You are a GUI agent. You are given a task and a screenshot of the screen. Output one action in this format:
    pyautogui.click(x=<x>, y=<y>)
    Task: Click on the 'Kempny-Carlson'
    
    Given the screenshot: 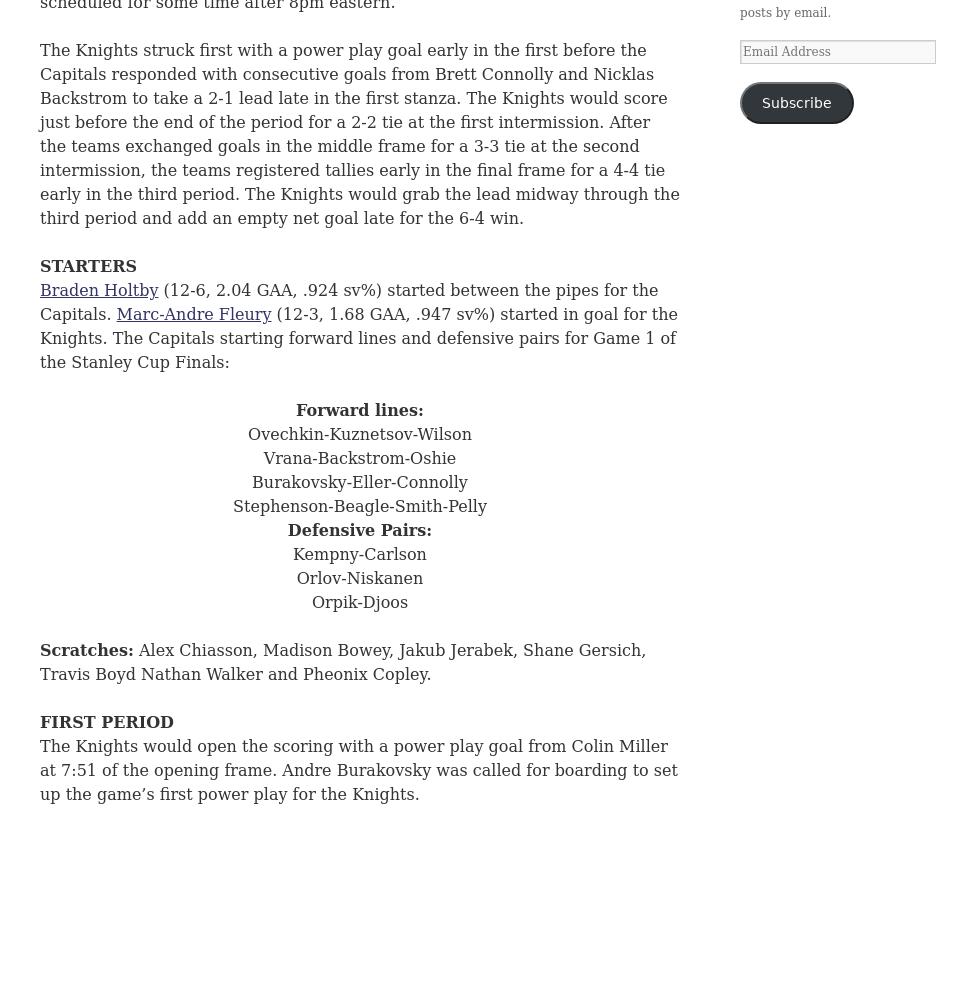 What is the action you would take?
    pyautogui.click(x=359, y=554)
    